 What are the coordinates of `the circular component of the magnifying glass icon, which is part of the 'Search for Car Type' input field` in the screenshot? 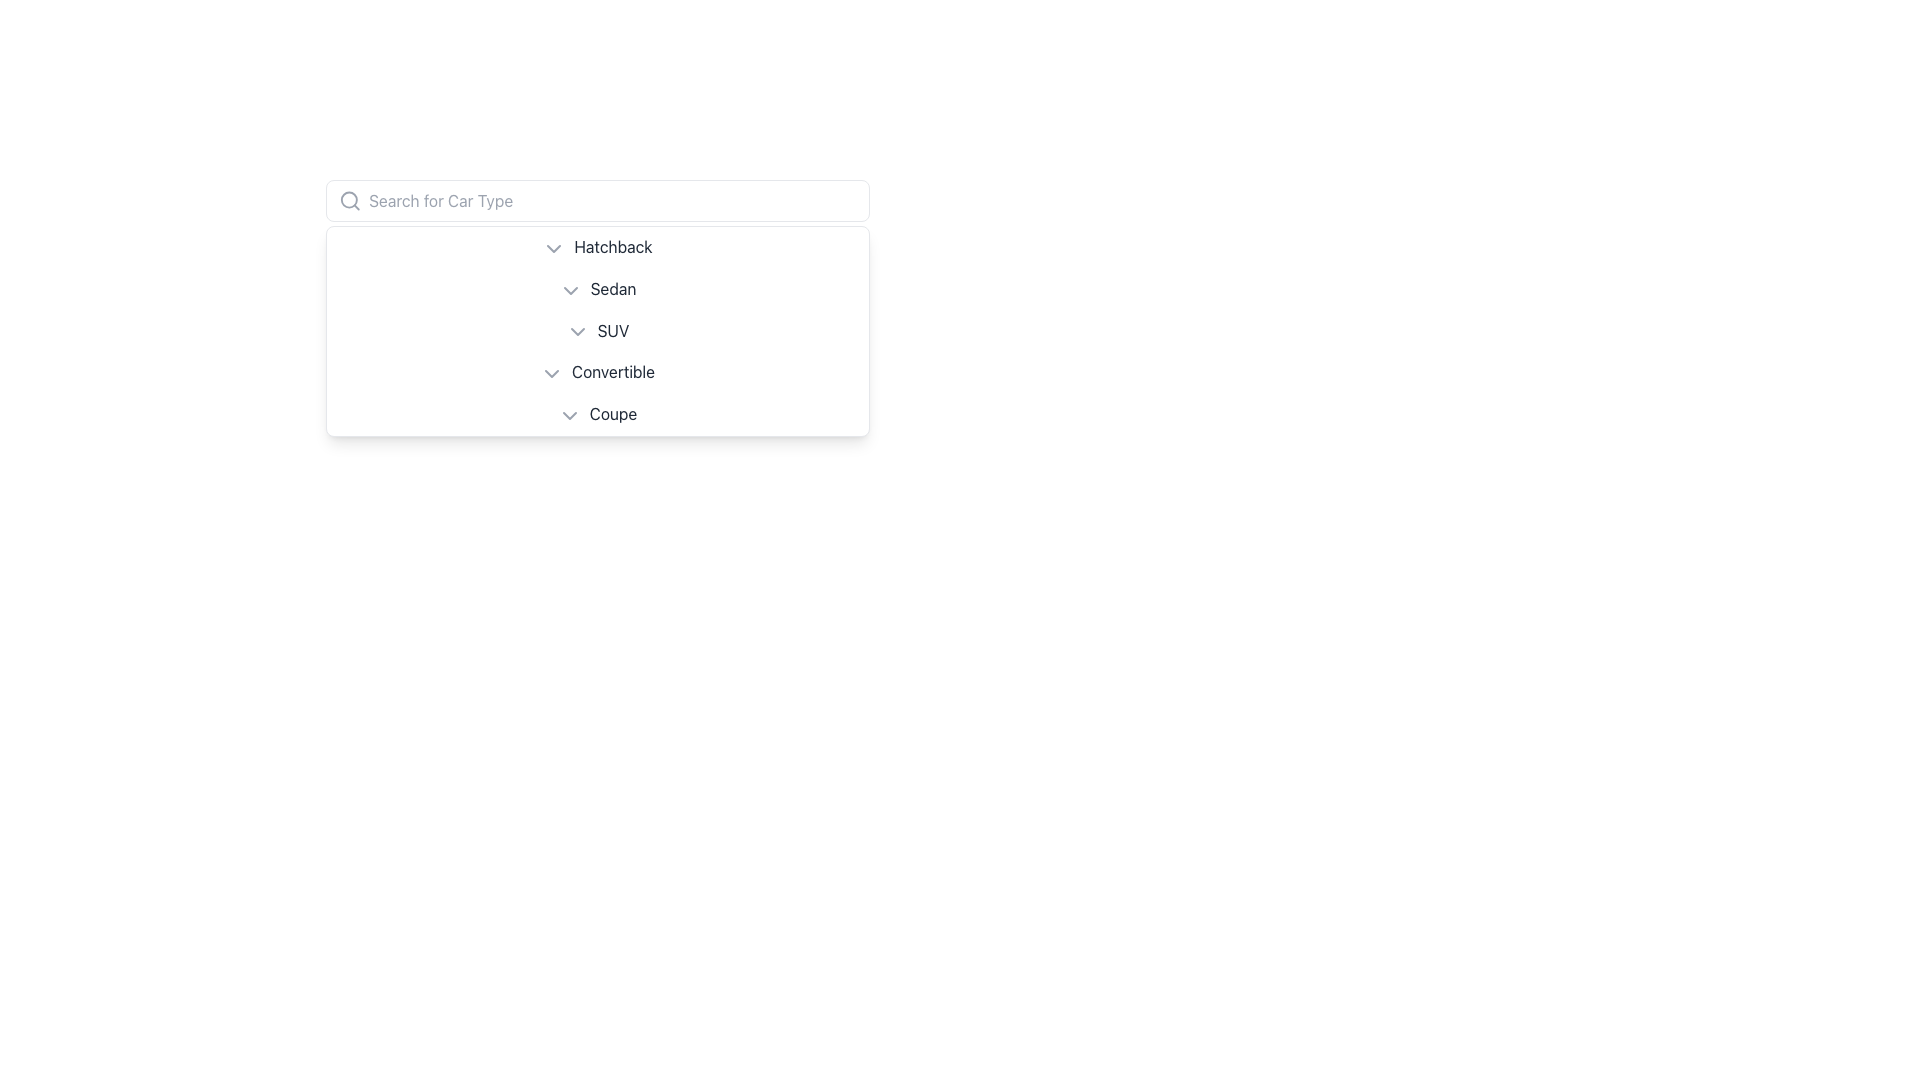 It's located at (348, 200).